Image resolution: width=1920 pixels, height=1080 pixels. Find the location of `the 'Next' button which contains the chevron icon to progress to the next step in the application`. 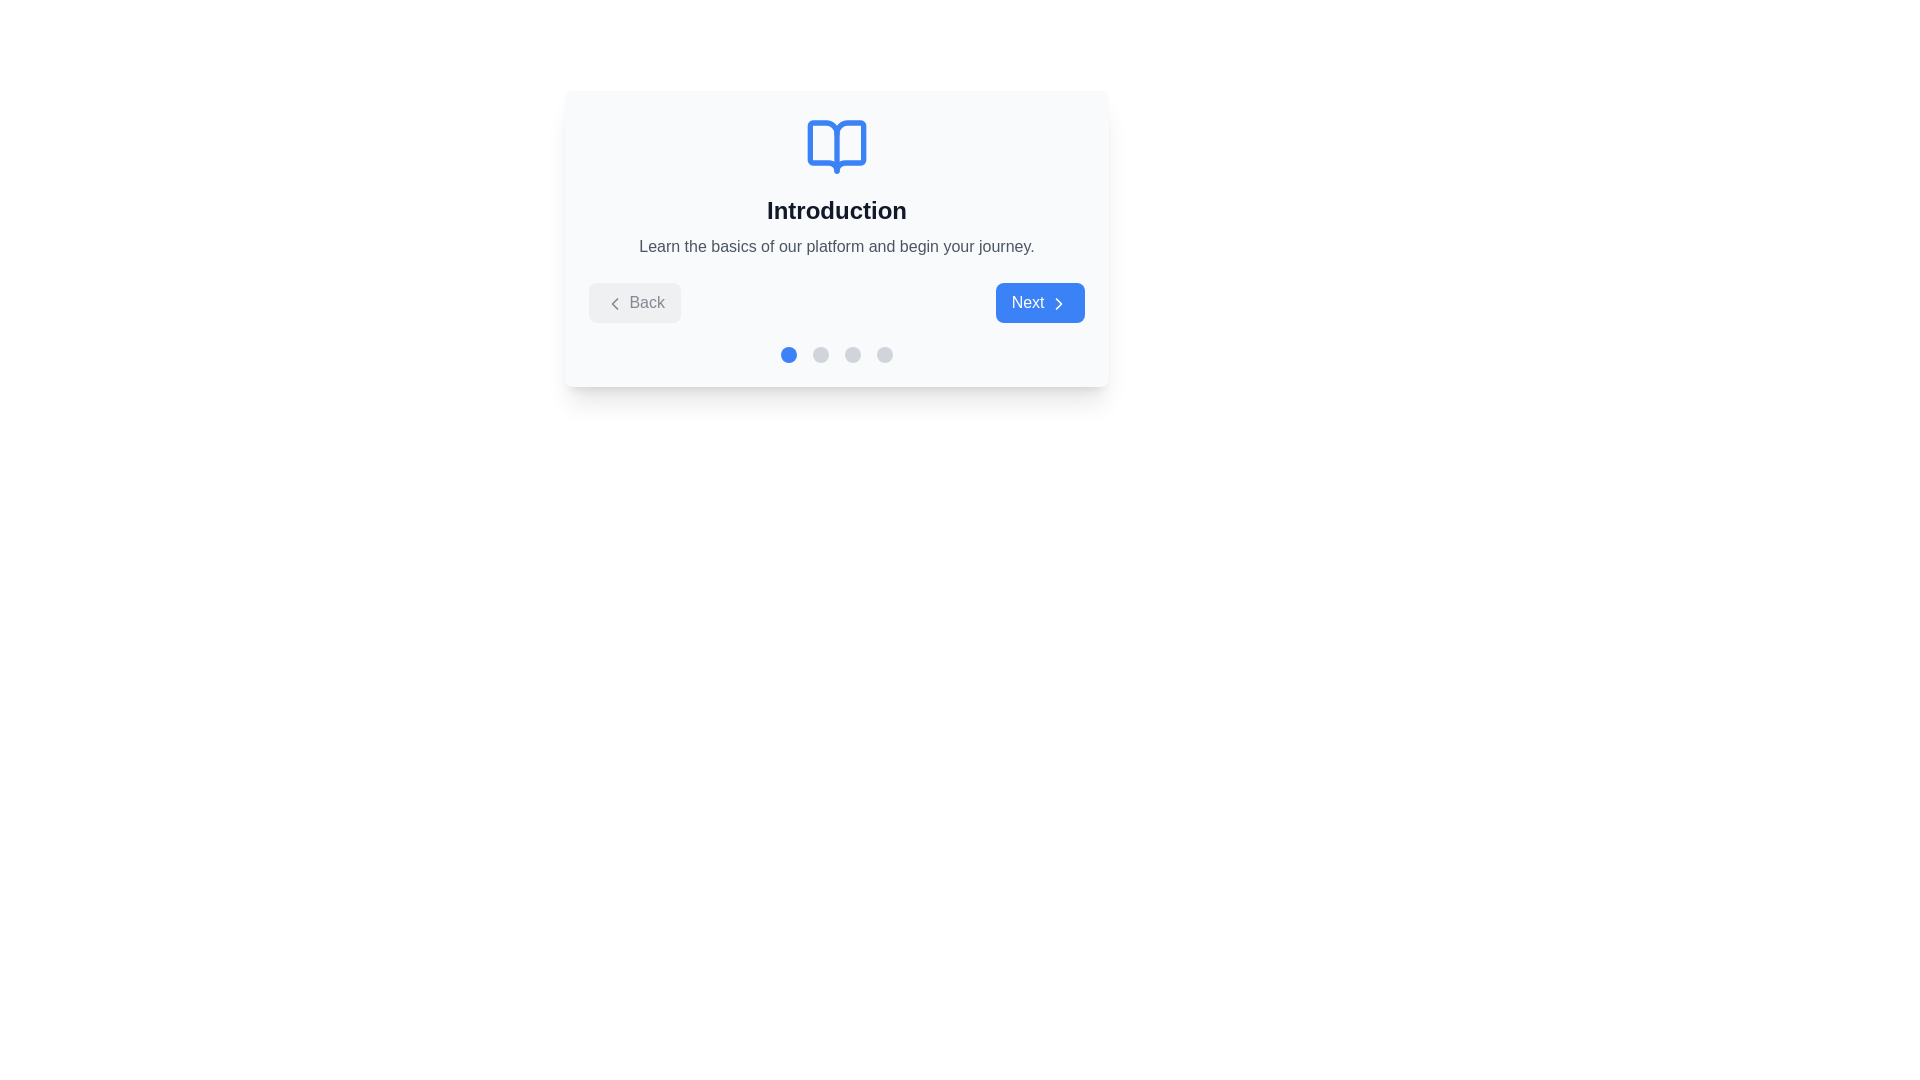

the 'Next' button which contains the chevron icon to progress to the next step in the application is located at coordinates (1058, 303).